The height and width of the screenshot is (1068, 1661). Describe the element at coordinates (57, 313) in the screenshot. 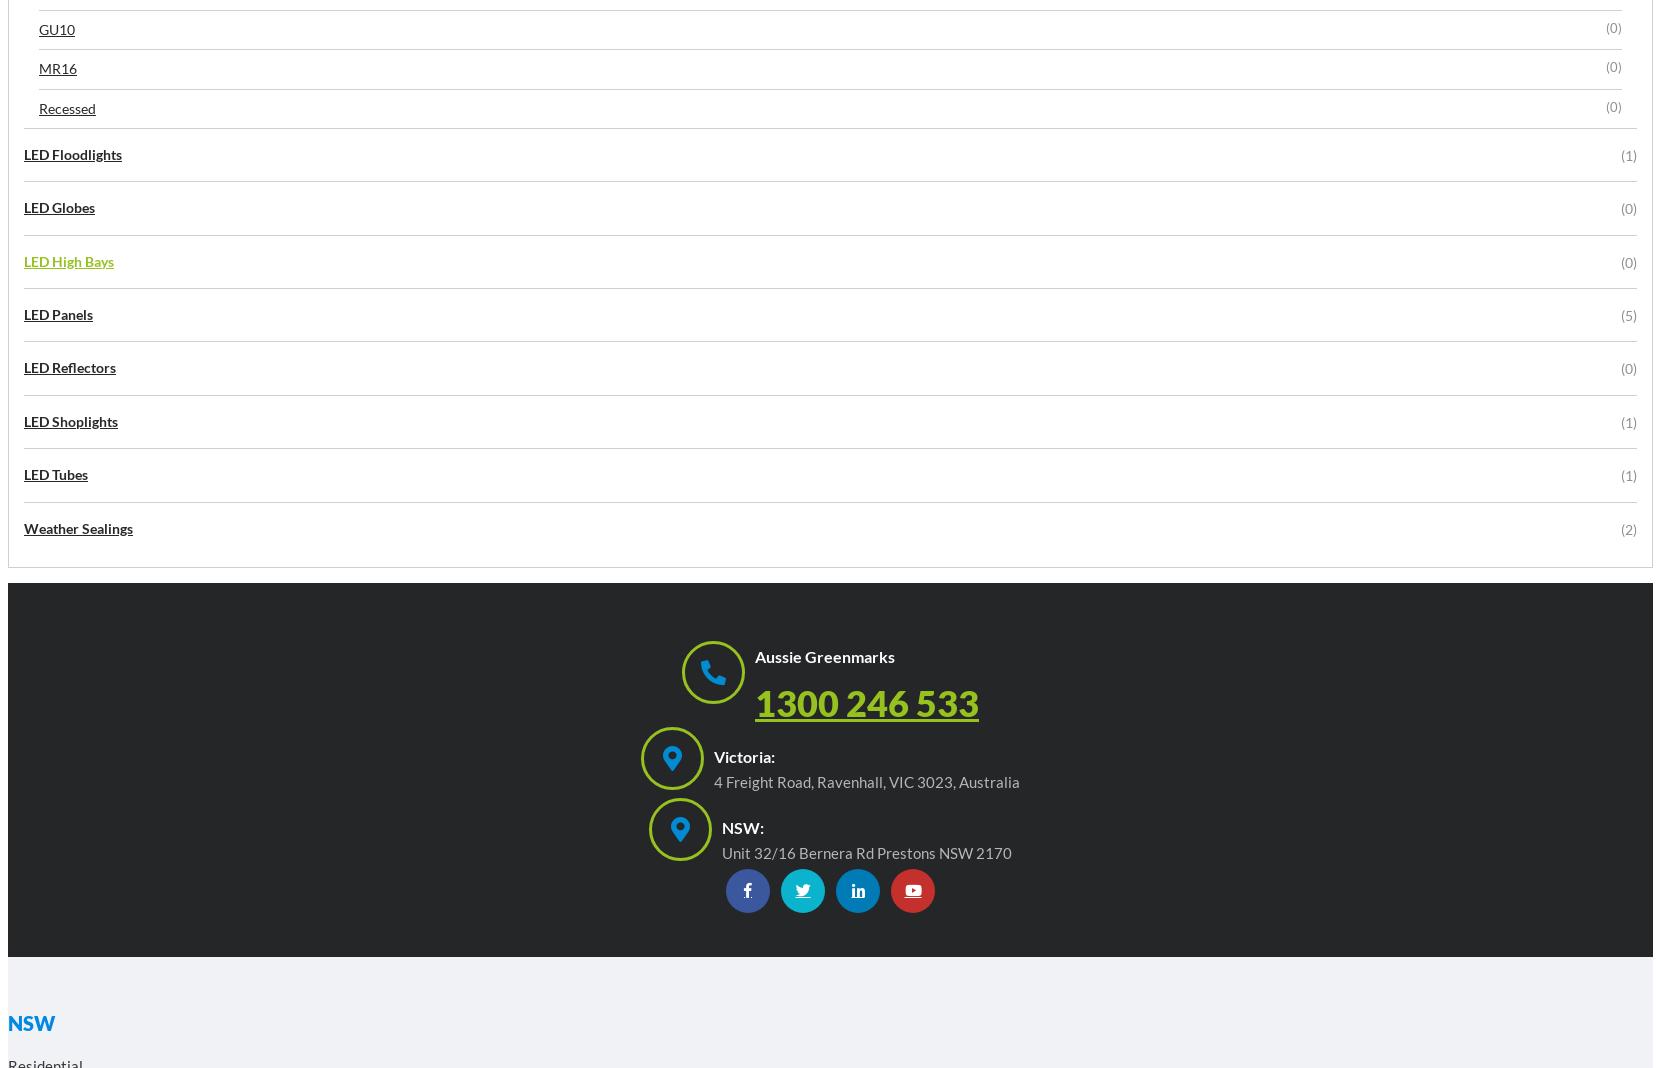

I see `'LED Panels'` at that location.